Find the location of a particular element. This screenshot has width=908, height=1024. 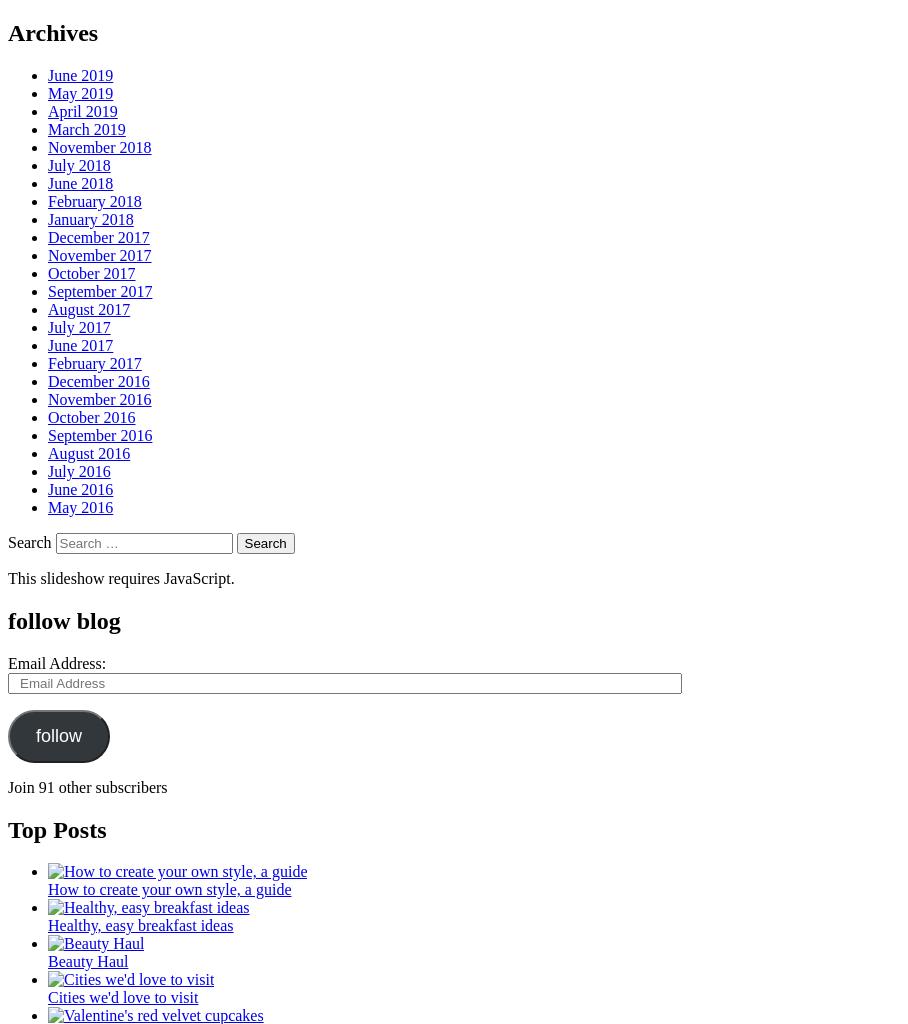

'February 2018' is located at coordinates (93, 200).